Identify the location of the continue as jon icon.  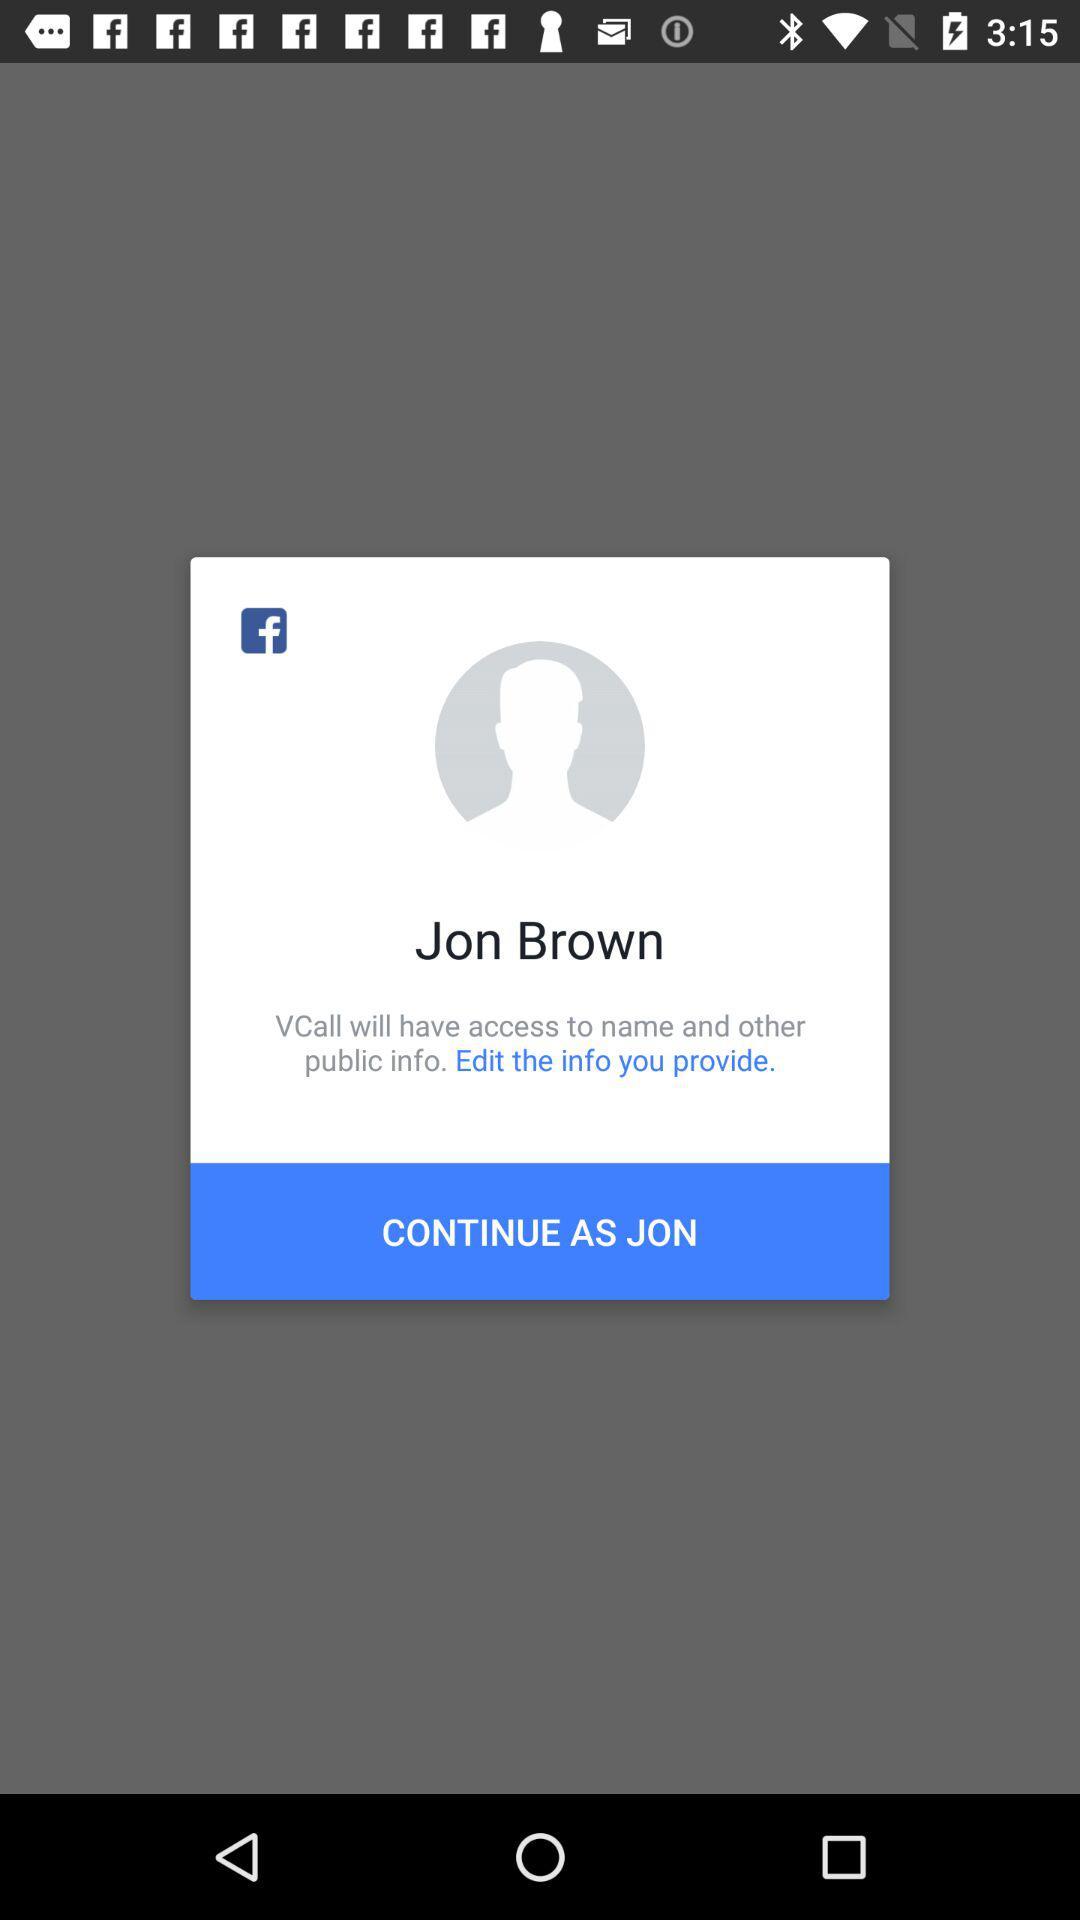
(540, 1230).